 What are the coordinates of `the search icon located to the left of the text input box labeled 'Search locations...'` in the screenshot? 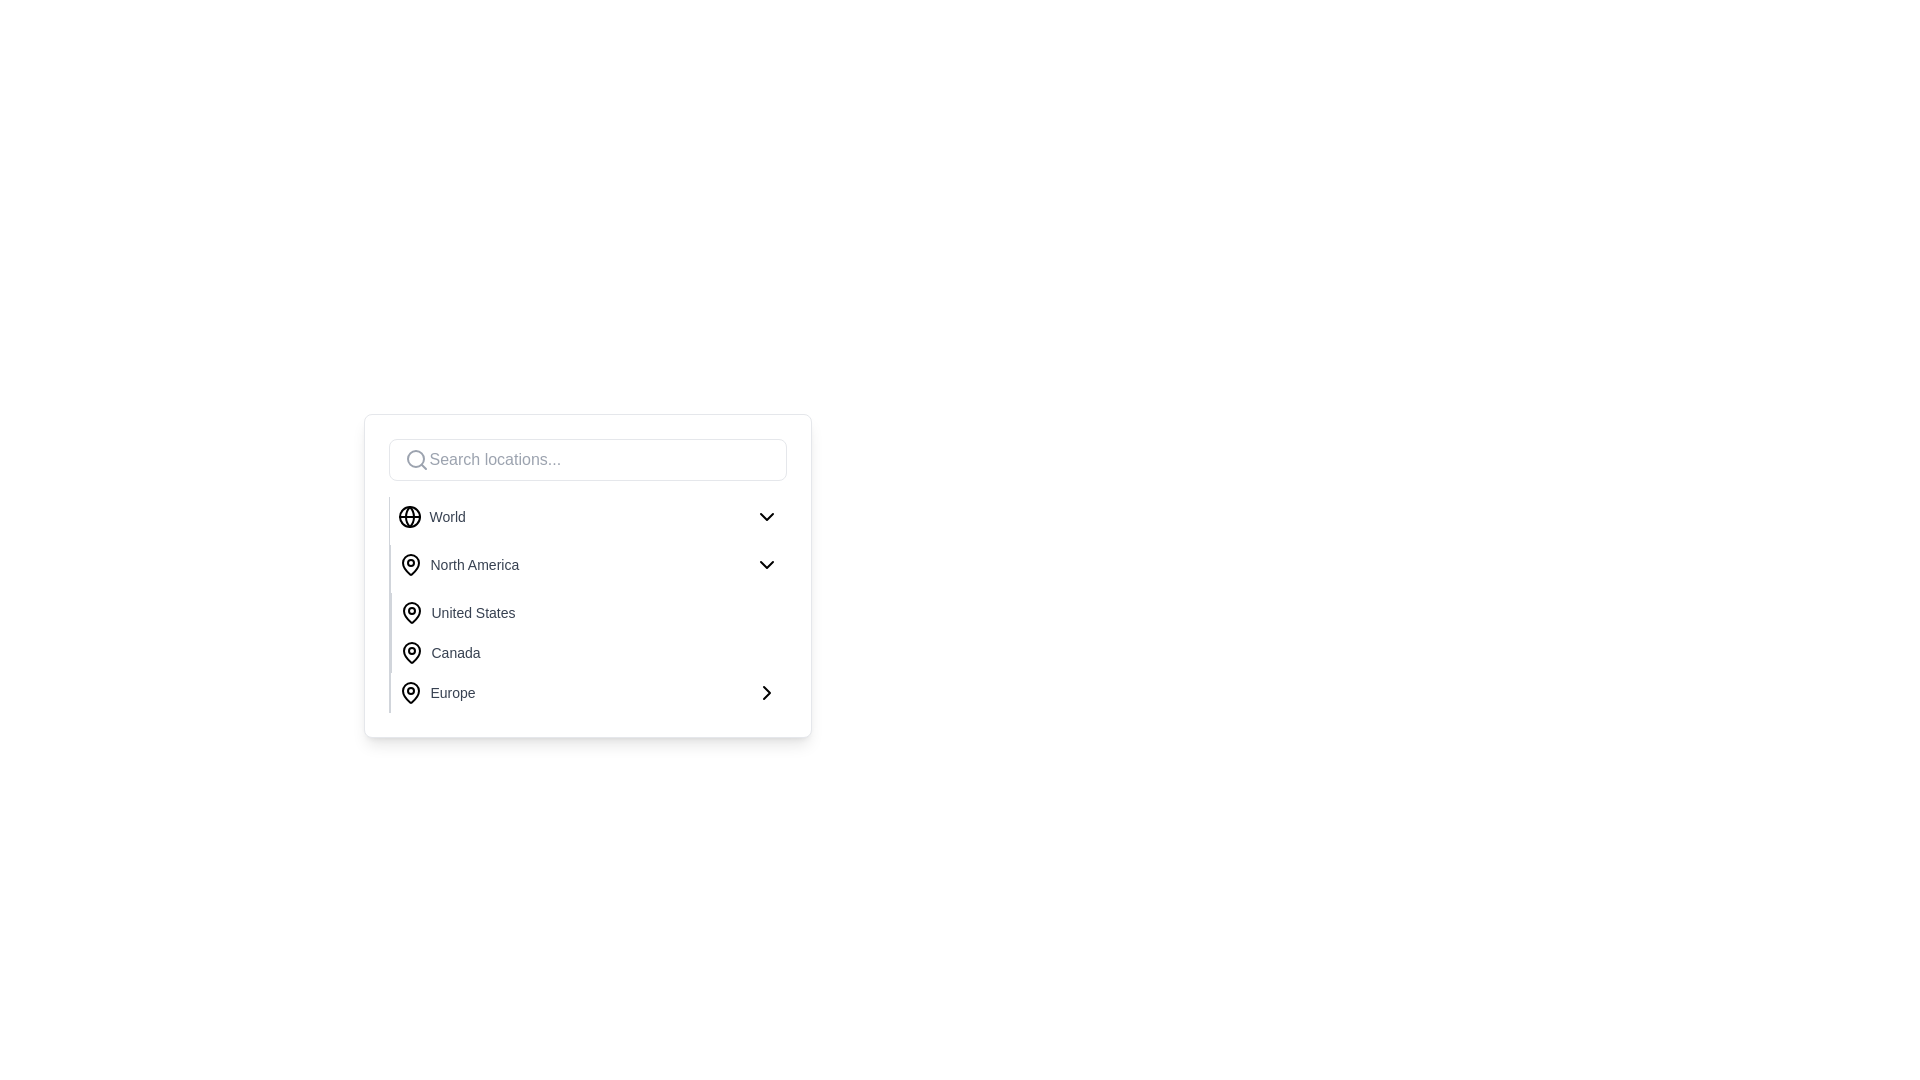 It's located at (415, 459).